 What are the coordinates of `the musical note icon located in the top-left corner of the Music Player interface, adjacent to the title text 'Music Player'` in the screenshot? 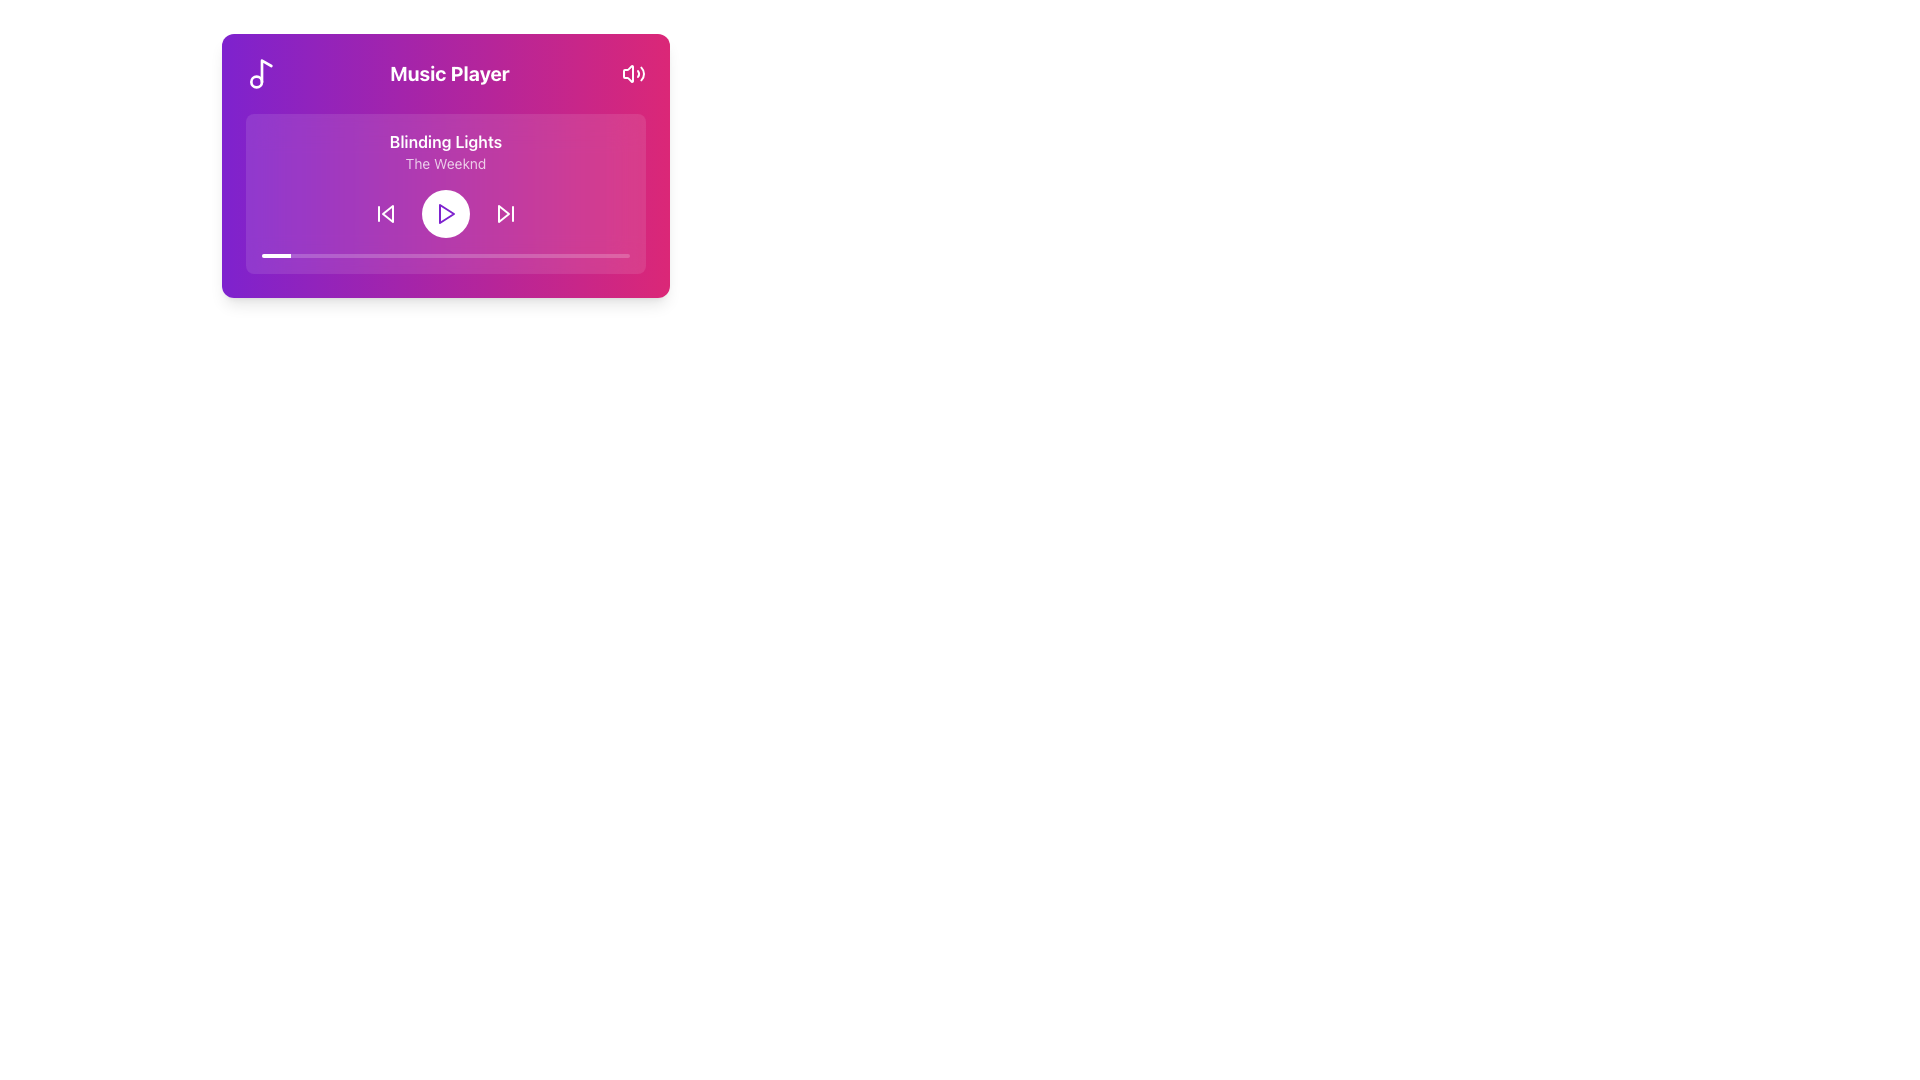 It's located at (261, 72).